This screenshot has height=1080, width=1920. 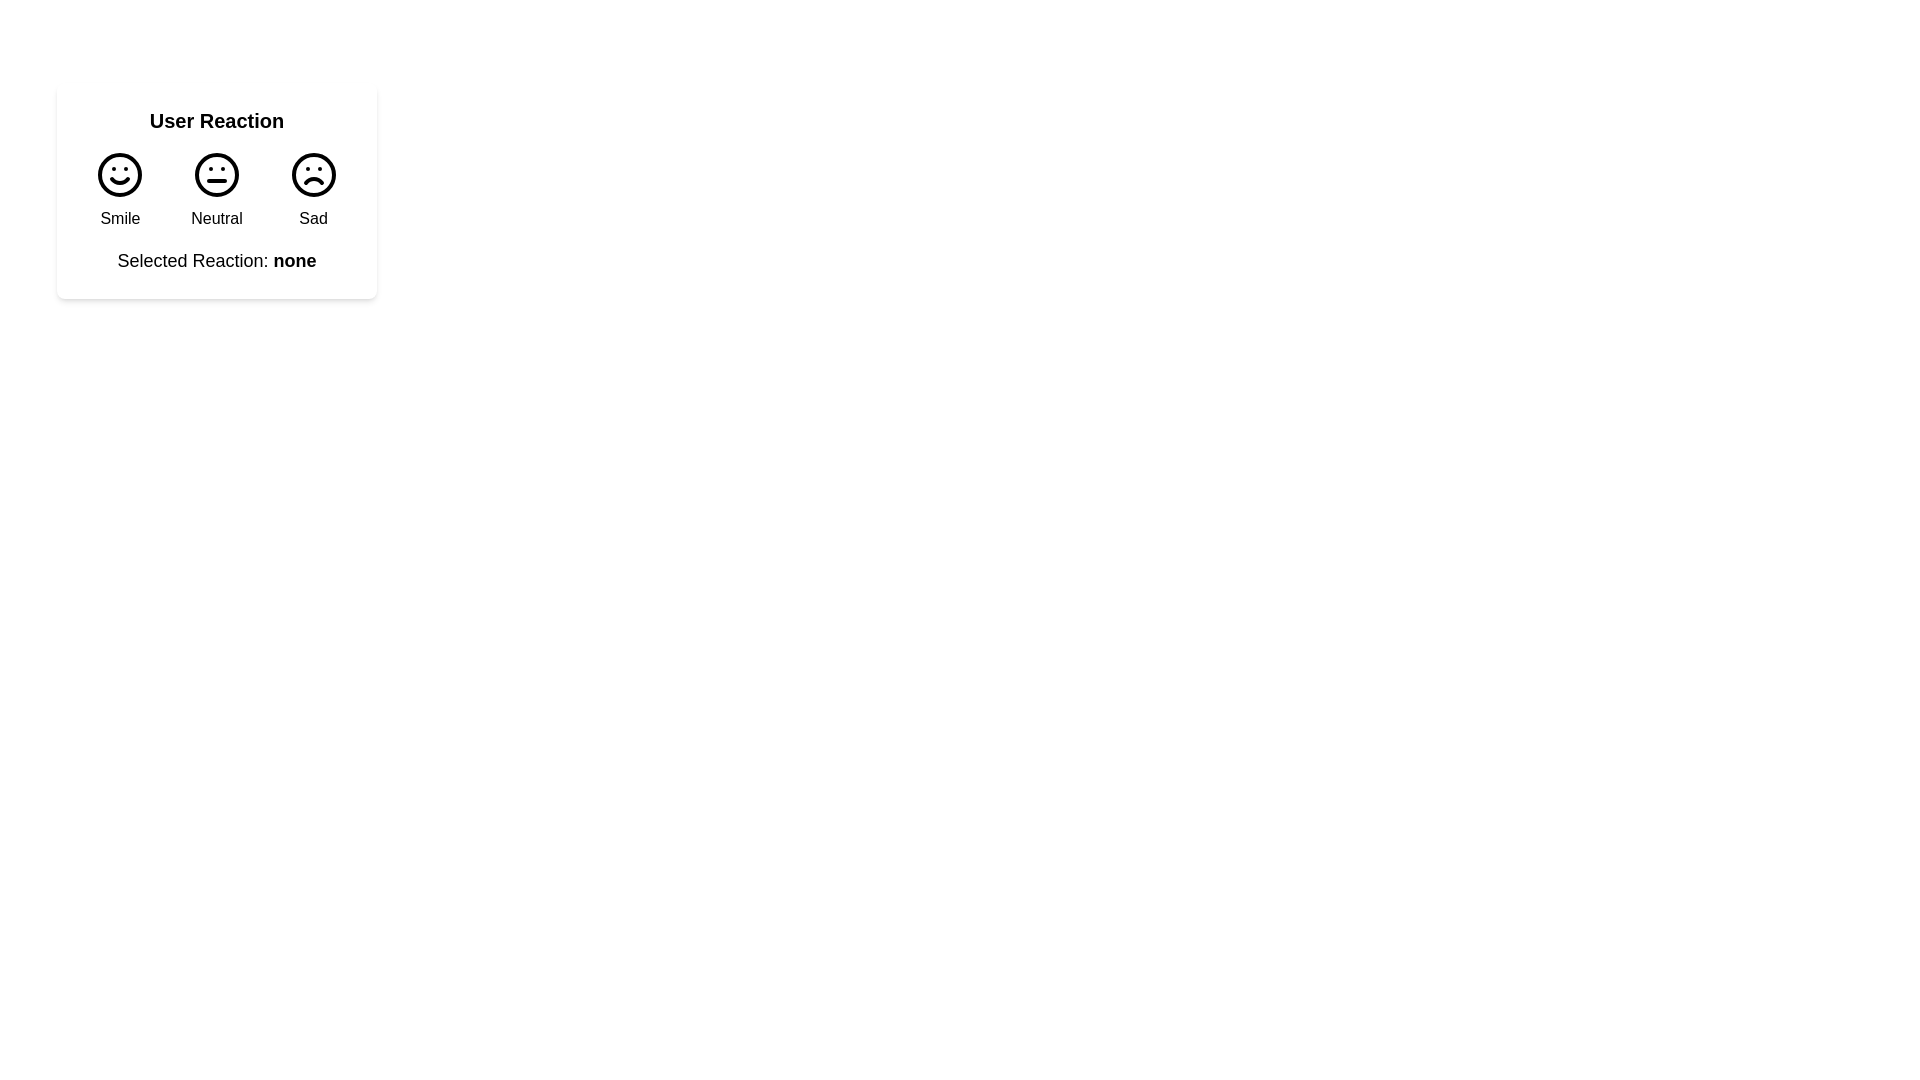 I want to click on the circular icon with a frowning face, so click(x=312, y=173).